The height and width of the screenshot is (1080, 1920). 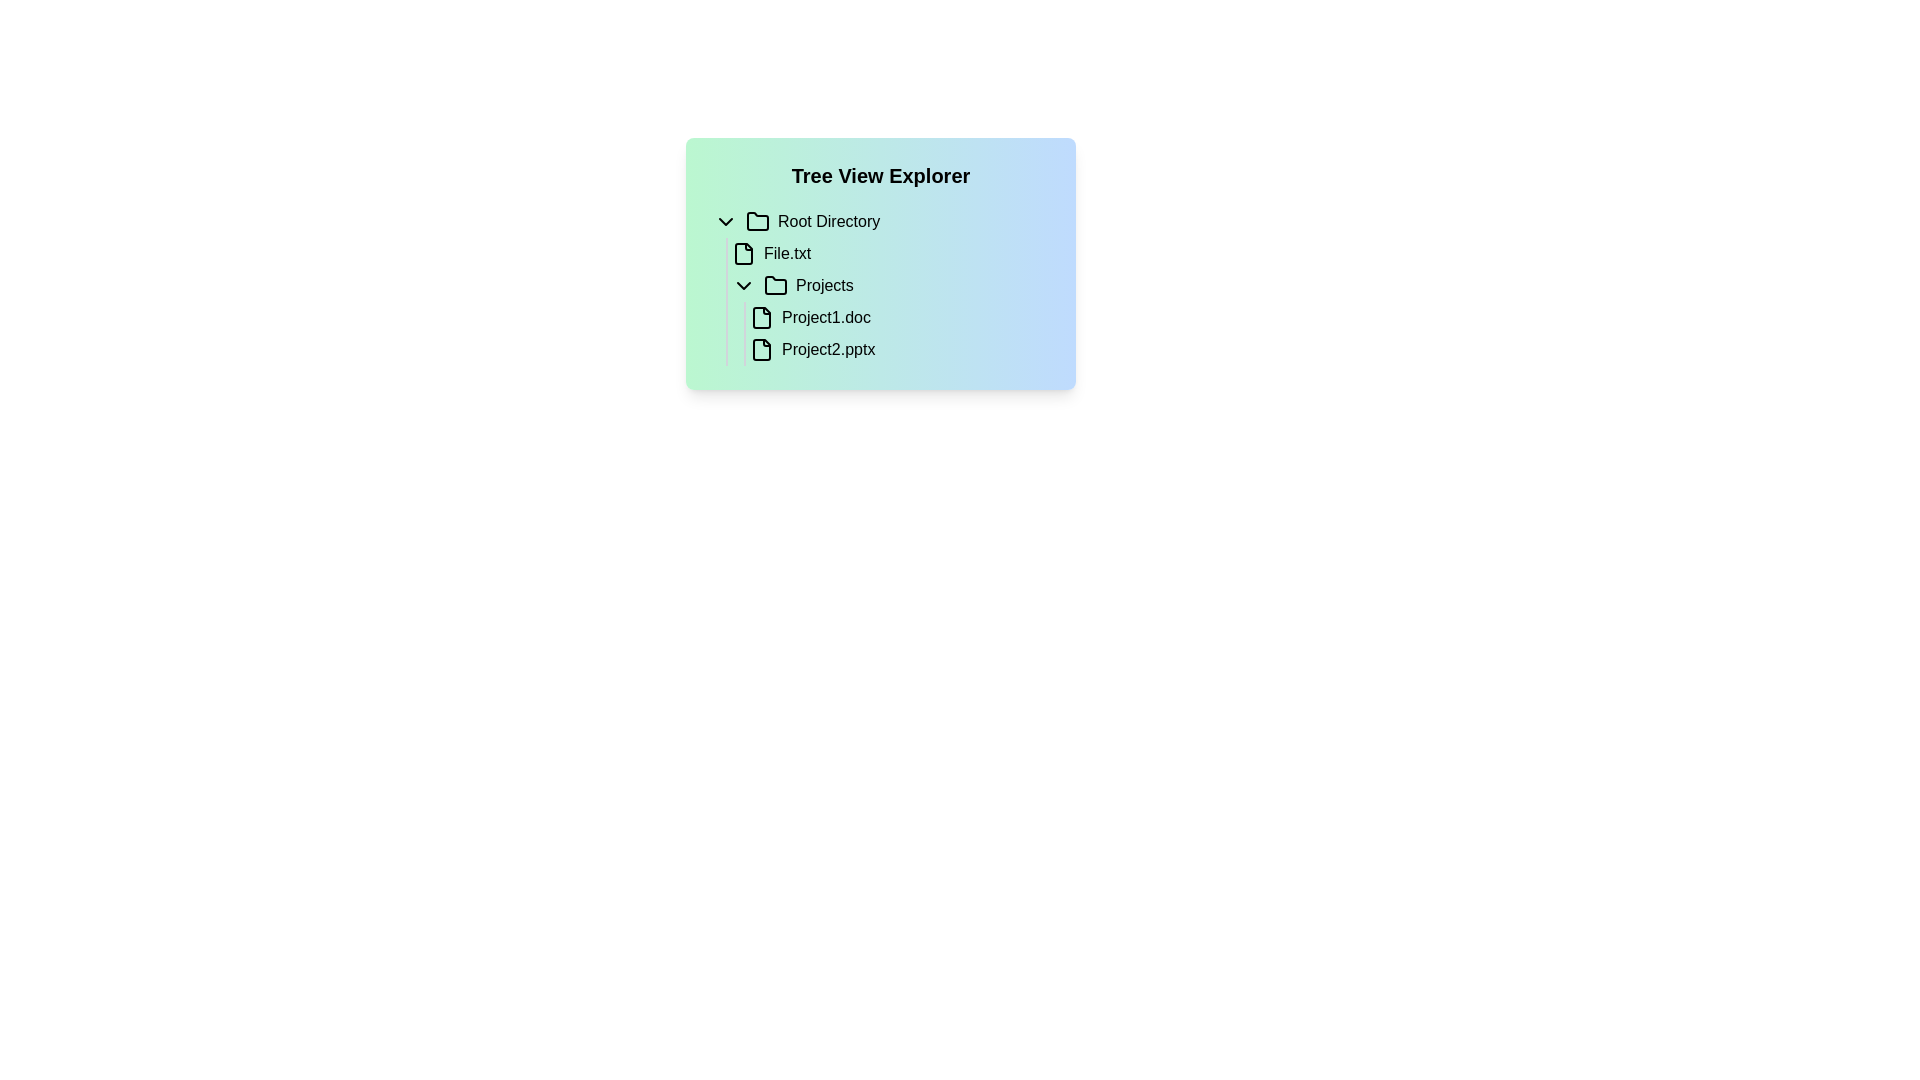 What do you see at coordinates (743, 253) in the screenshot?
I see `the document icon located to the left of the 'File.txt' label in the tree explorer interface` at bounding box center [743, 253].